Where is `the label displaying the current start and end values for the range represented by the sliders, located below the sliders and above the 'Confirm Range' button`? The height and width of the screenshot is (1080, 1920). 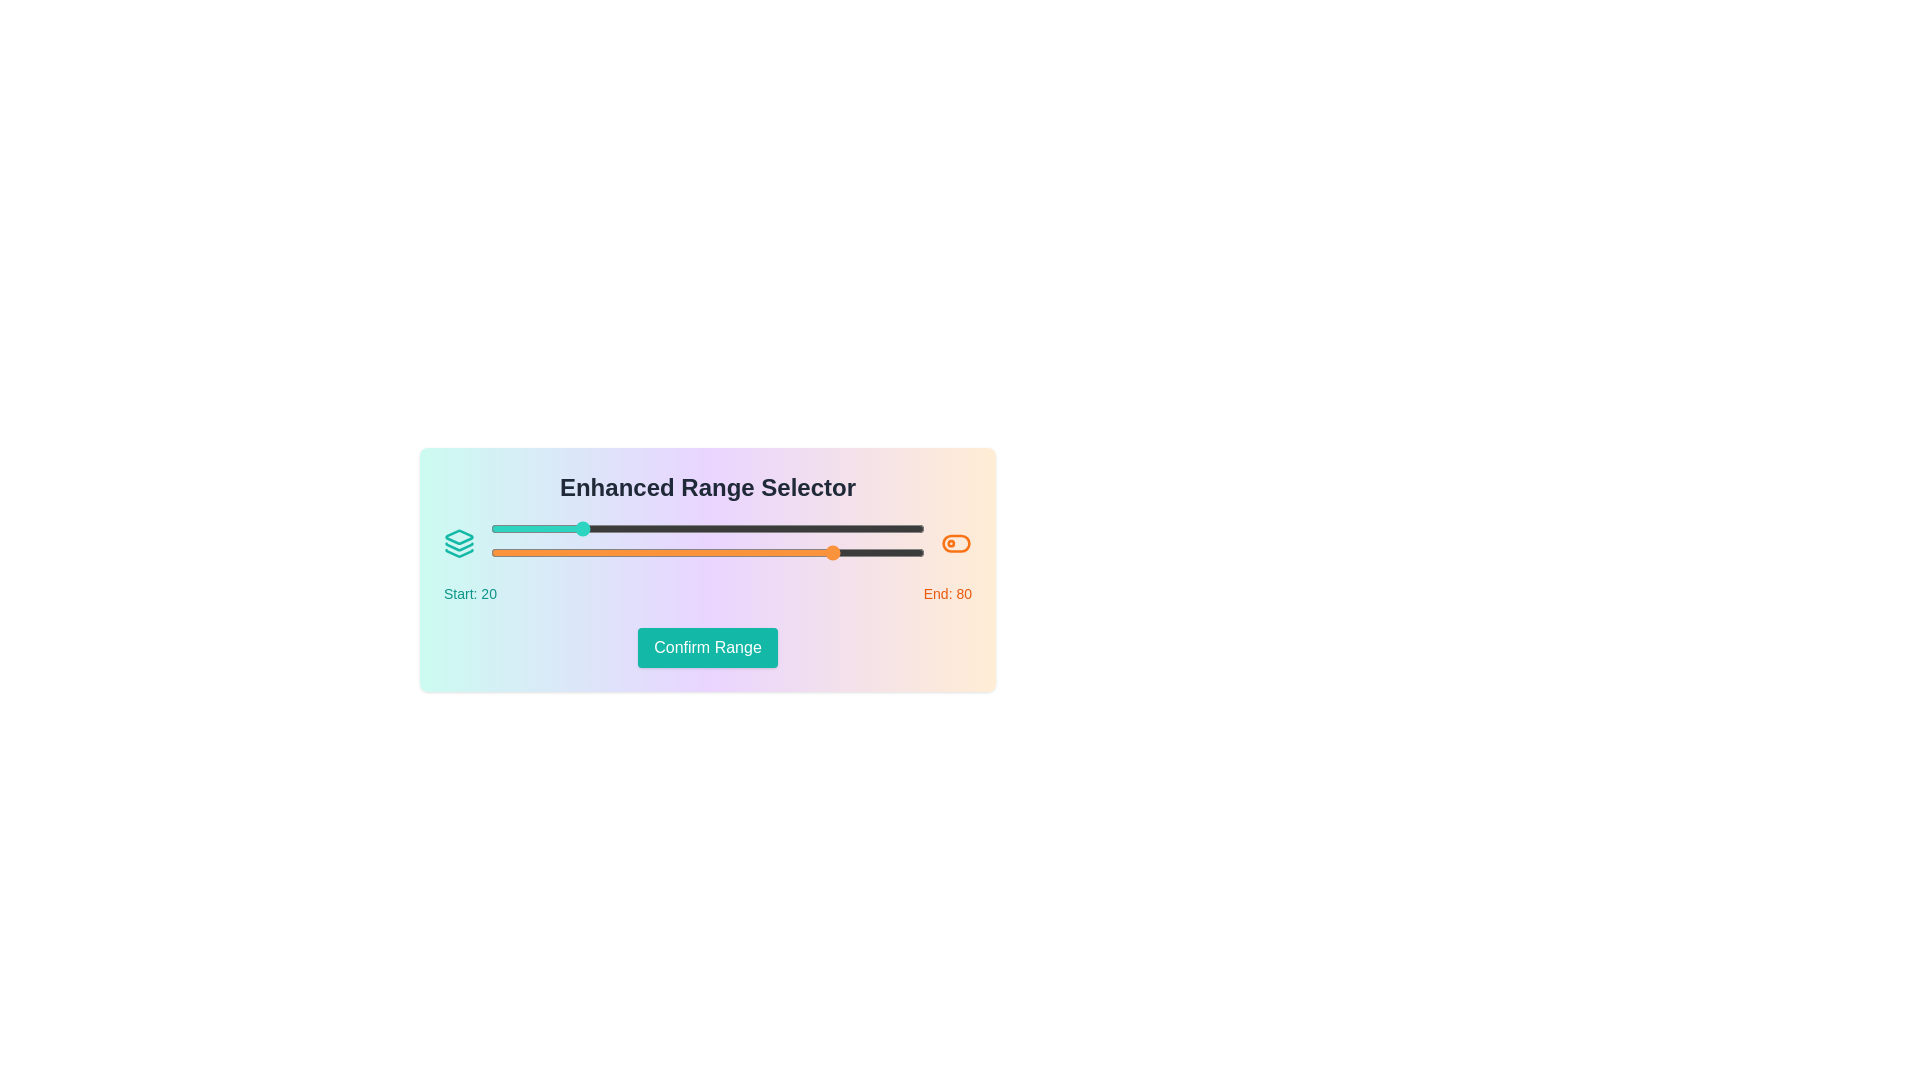 the label displaying the current start and end values for the range represented by the sliders, located below the sliders and above the 'Confirm Range' button is located at coordinates (708, 593).